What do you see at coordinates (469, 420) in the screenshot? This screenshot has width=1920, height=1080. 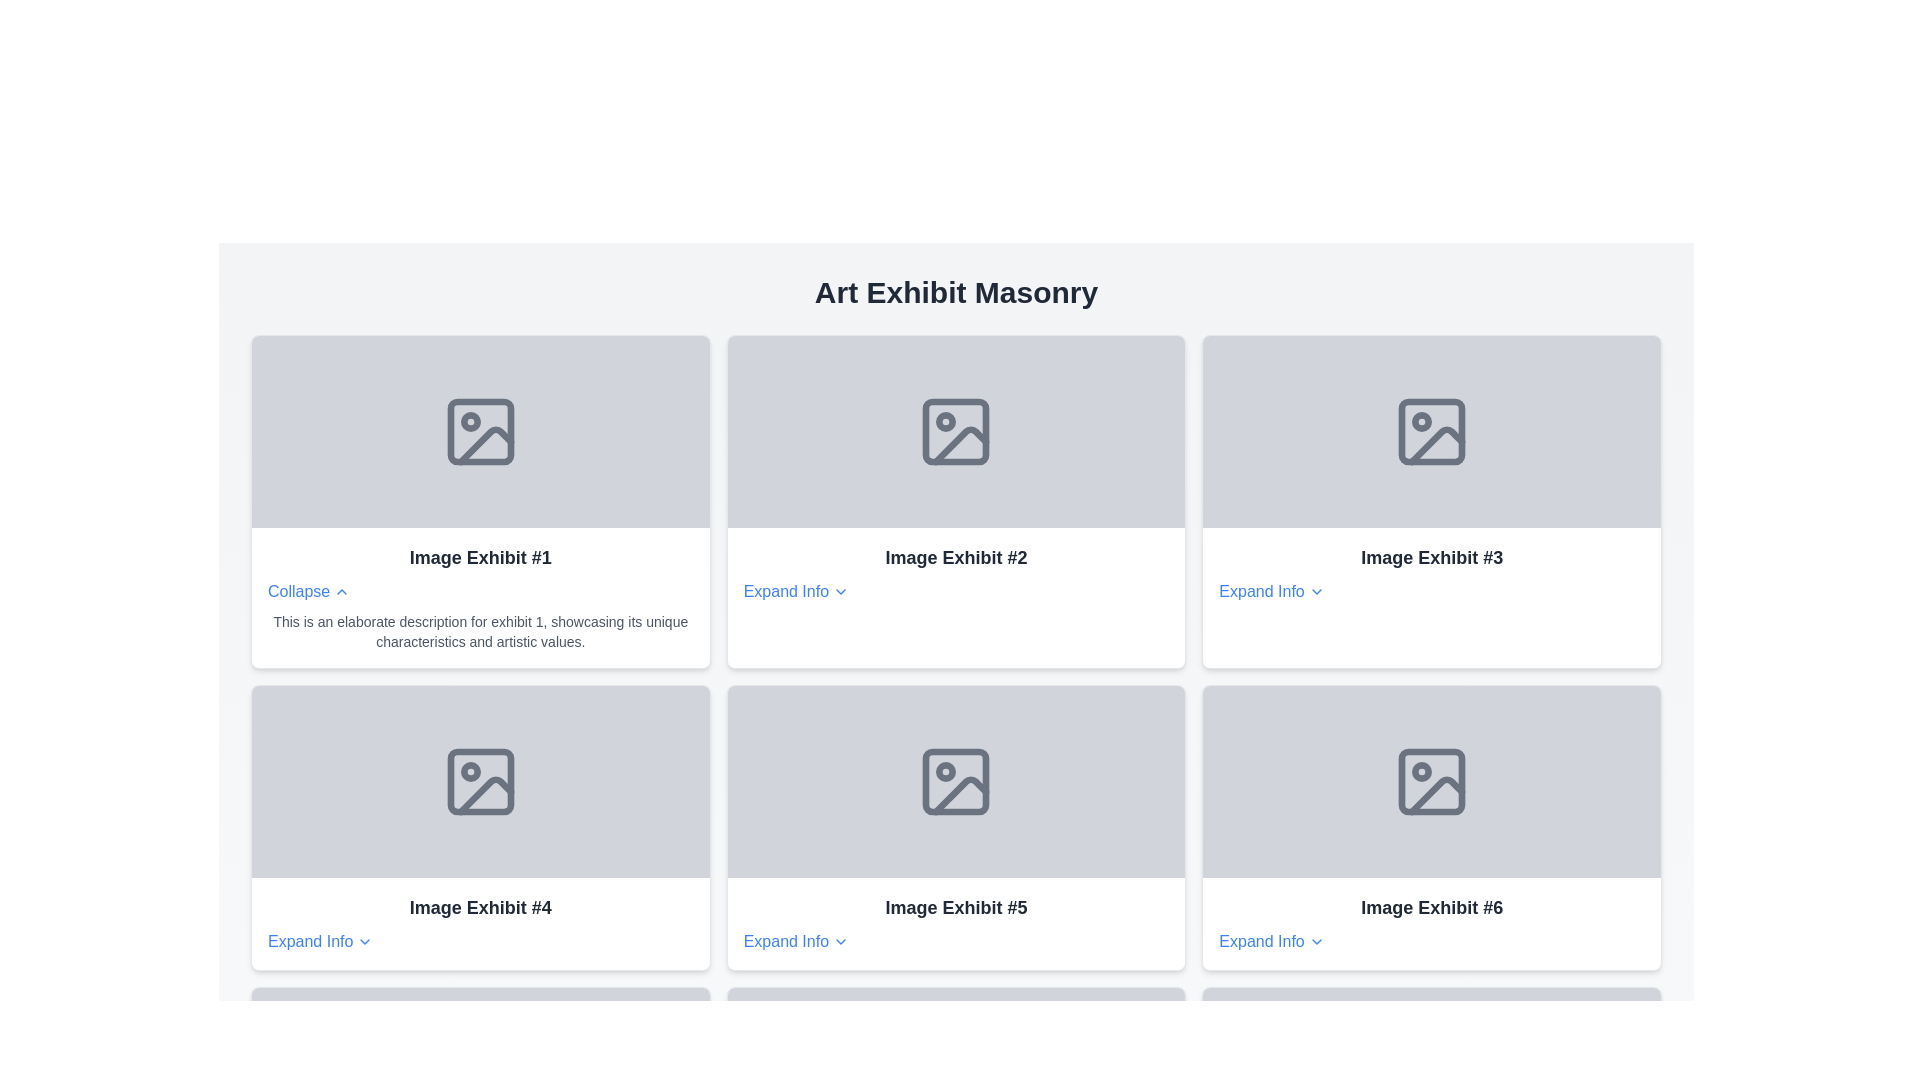 I see `the Circle graphical element, which serves as a marker or indicator within the graphic of 'Image Exhibit #1'` at bounding box center [469, 420].